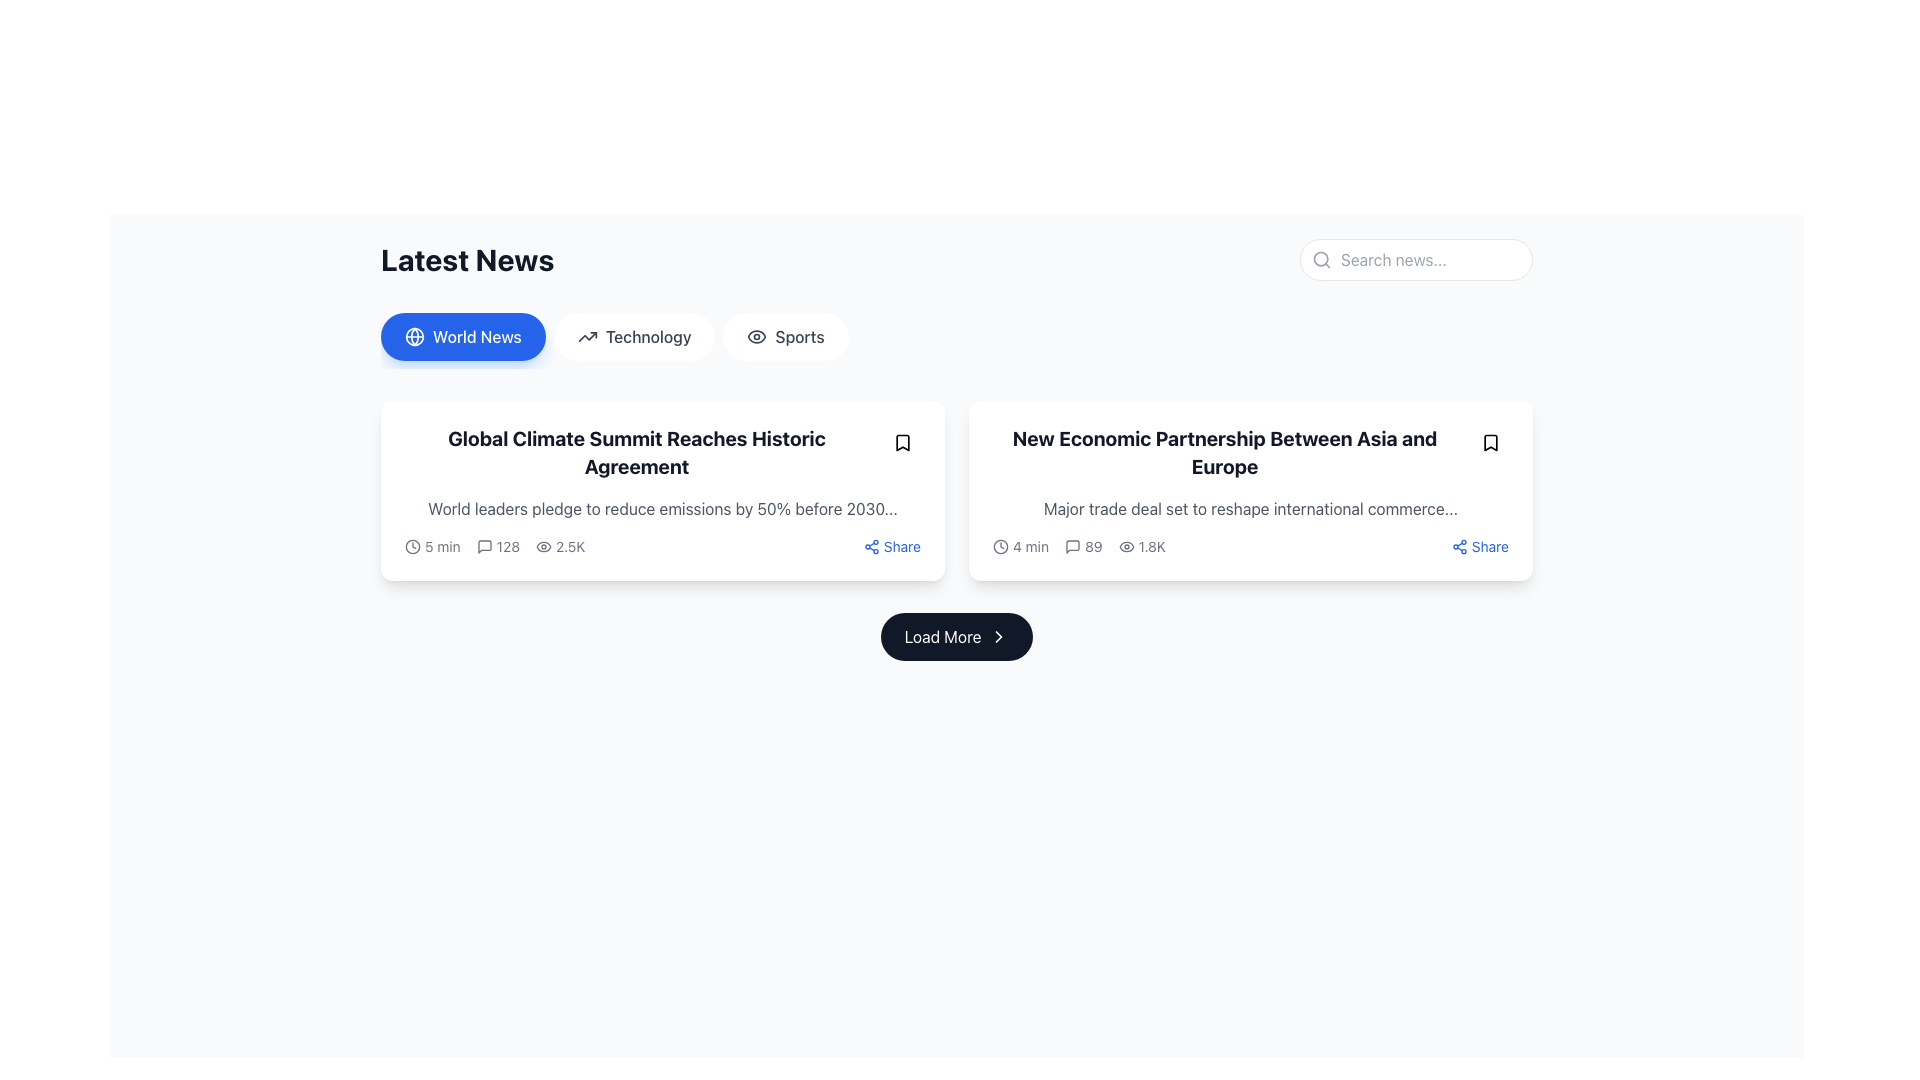  I want to click on the bookmark button located in the top-right corner of the 'Global Climate Summit Reaches Historic Agreement' card, so click(901, 442).